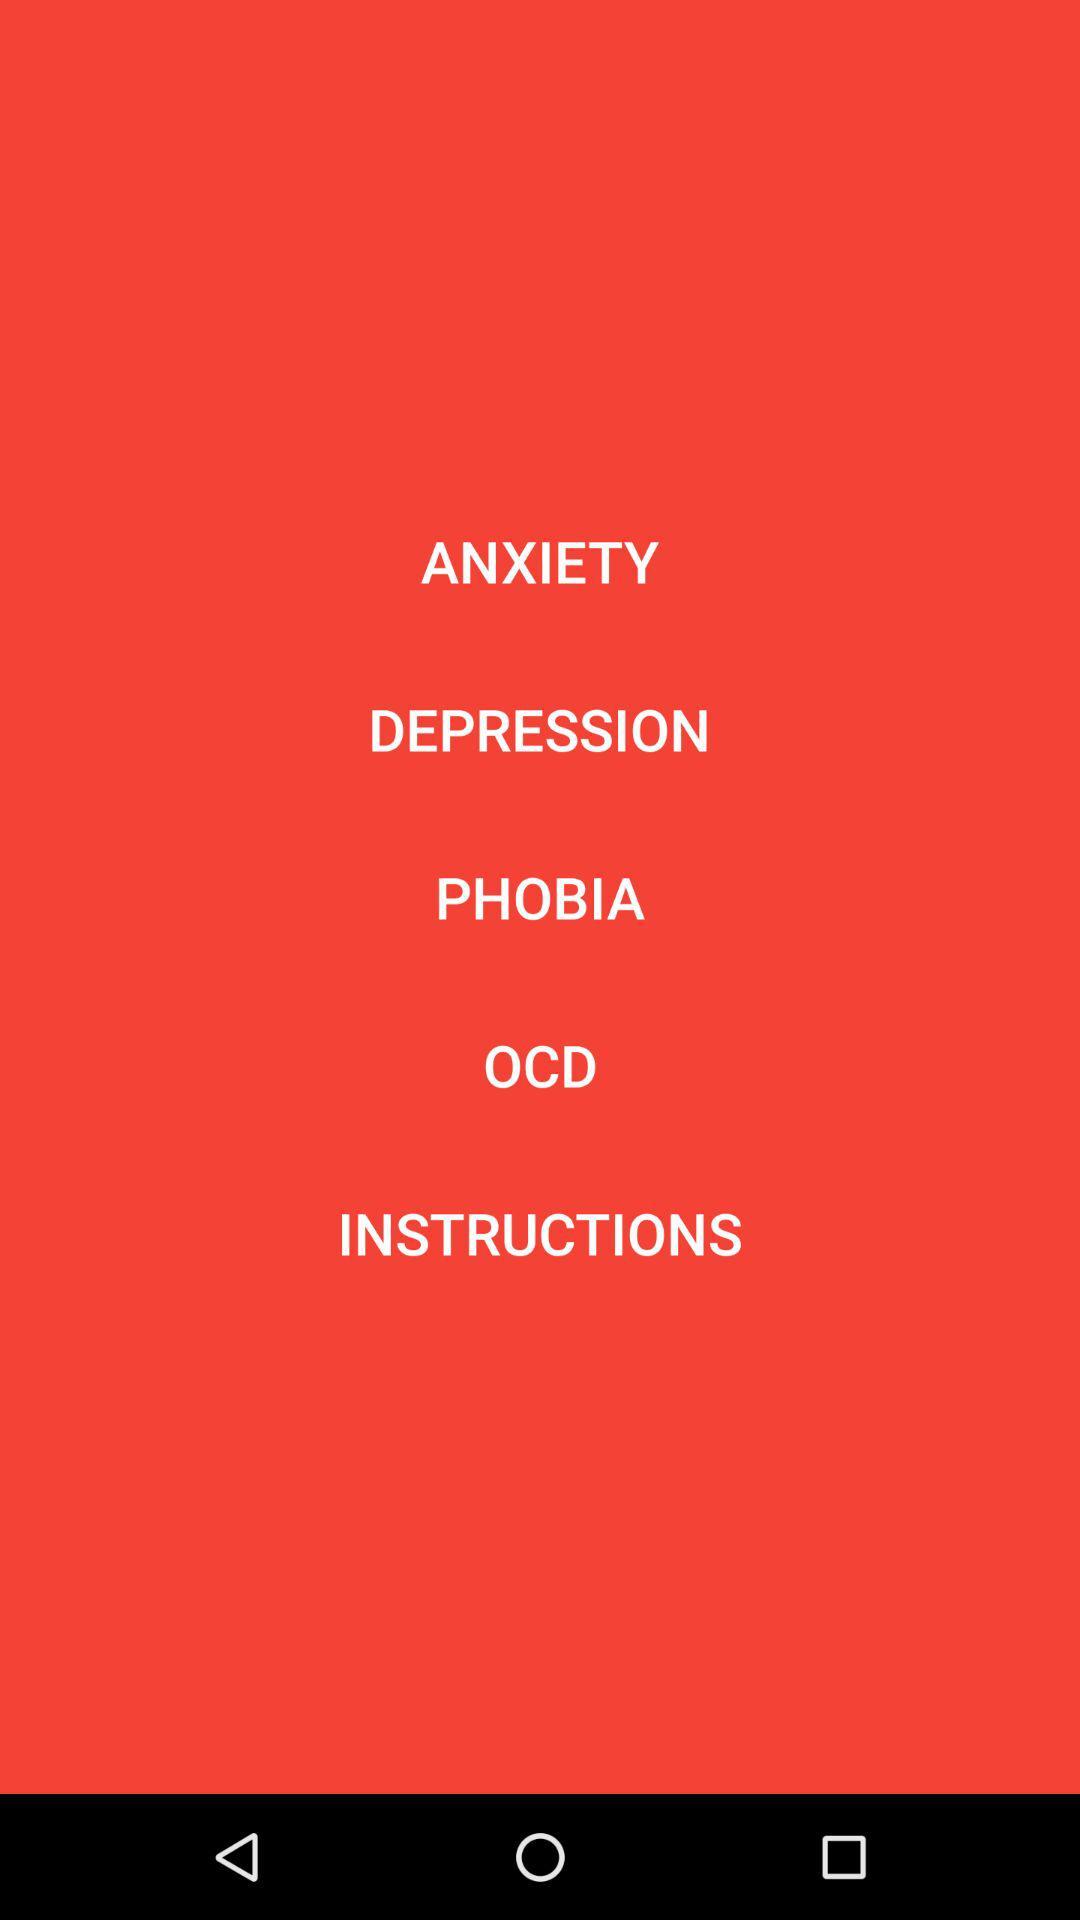  I want to click on icon below the phobia, so click(540, 1064).